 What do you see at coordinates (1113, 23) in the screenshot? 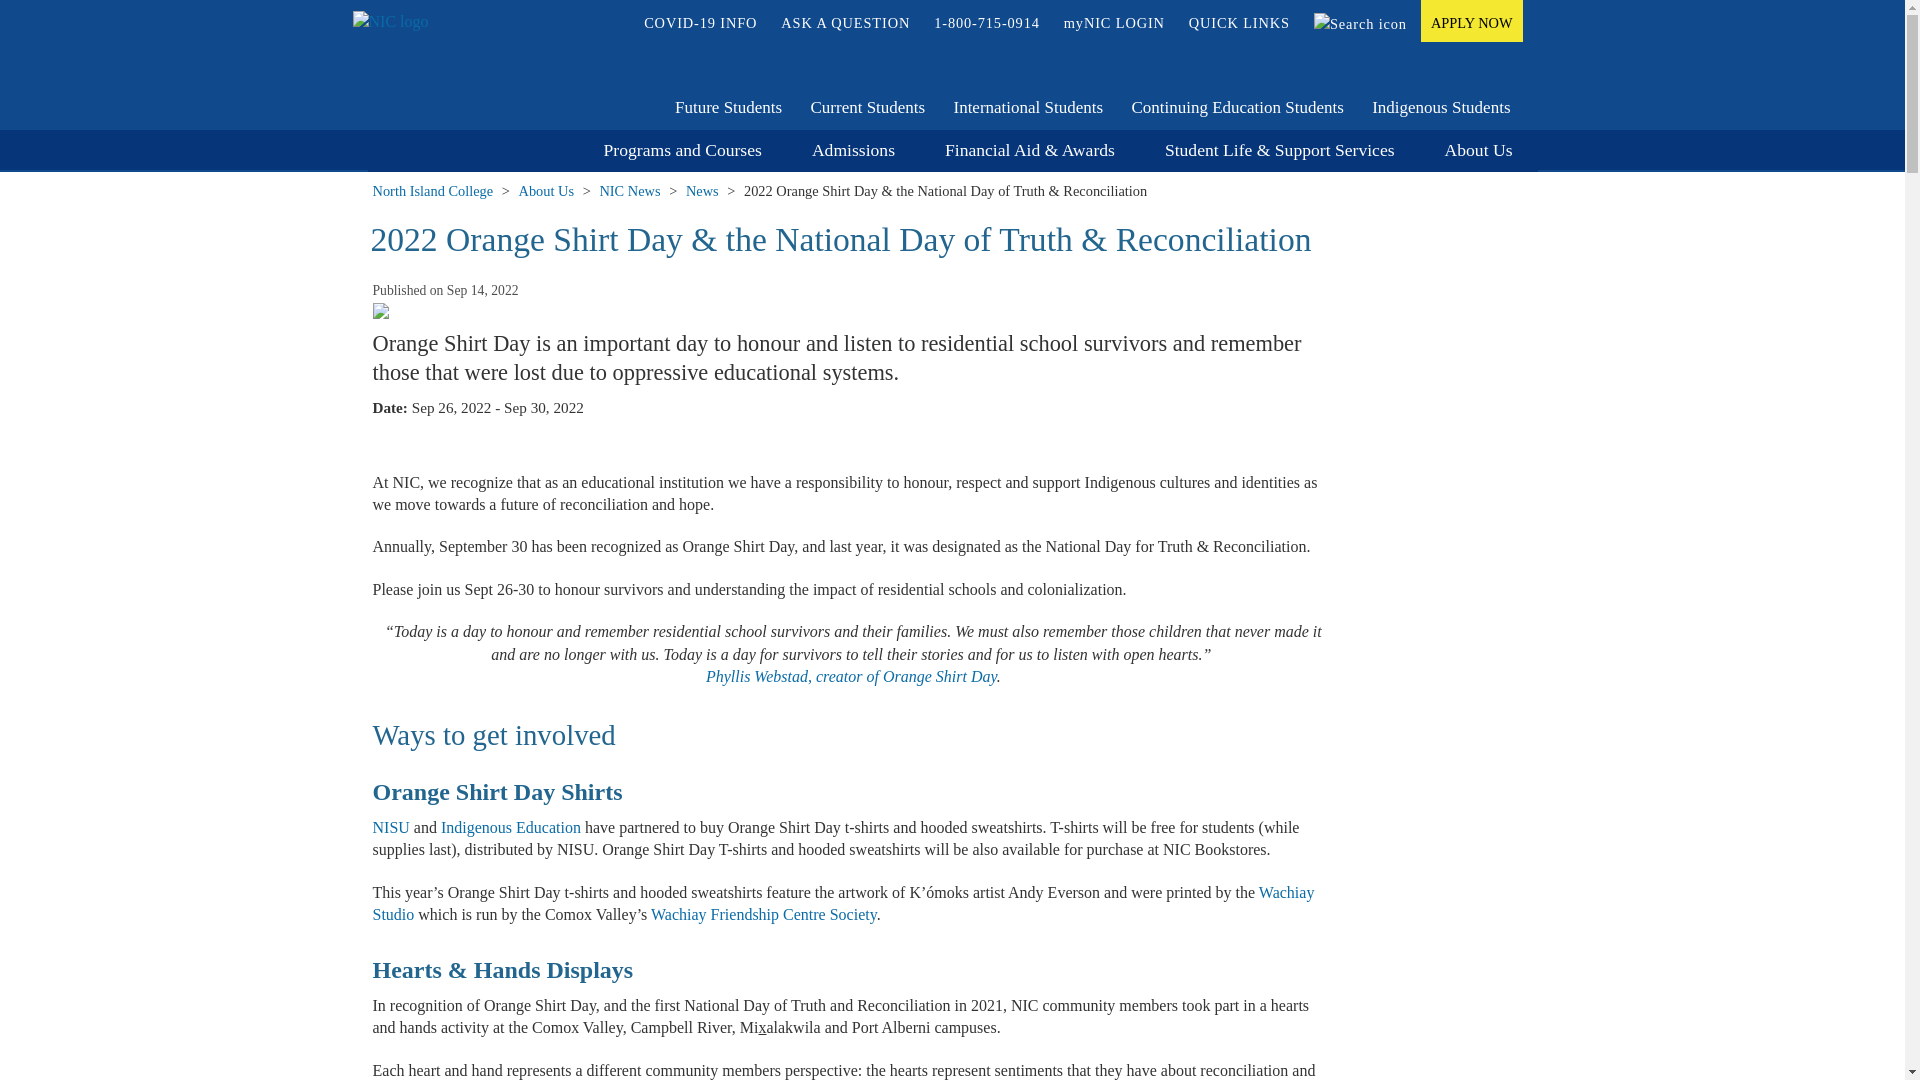
I see `'myNIC LOGIN'` at bounding box center [1113, 23].